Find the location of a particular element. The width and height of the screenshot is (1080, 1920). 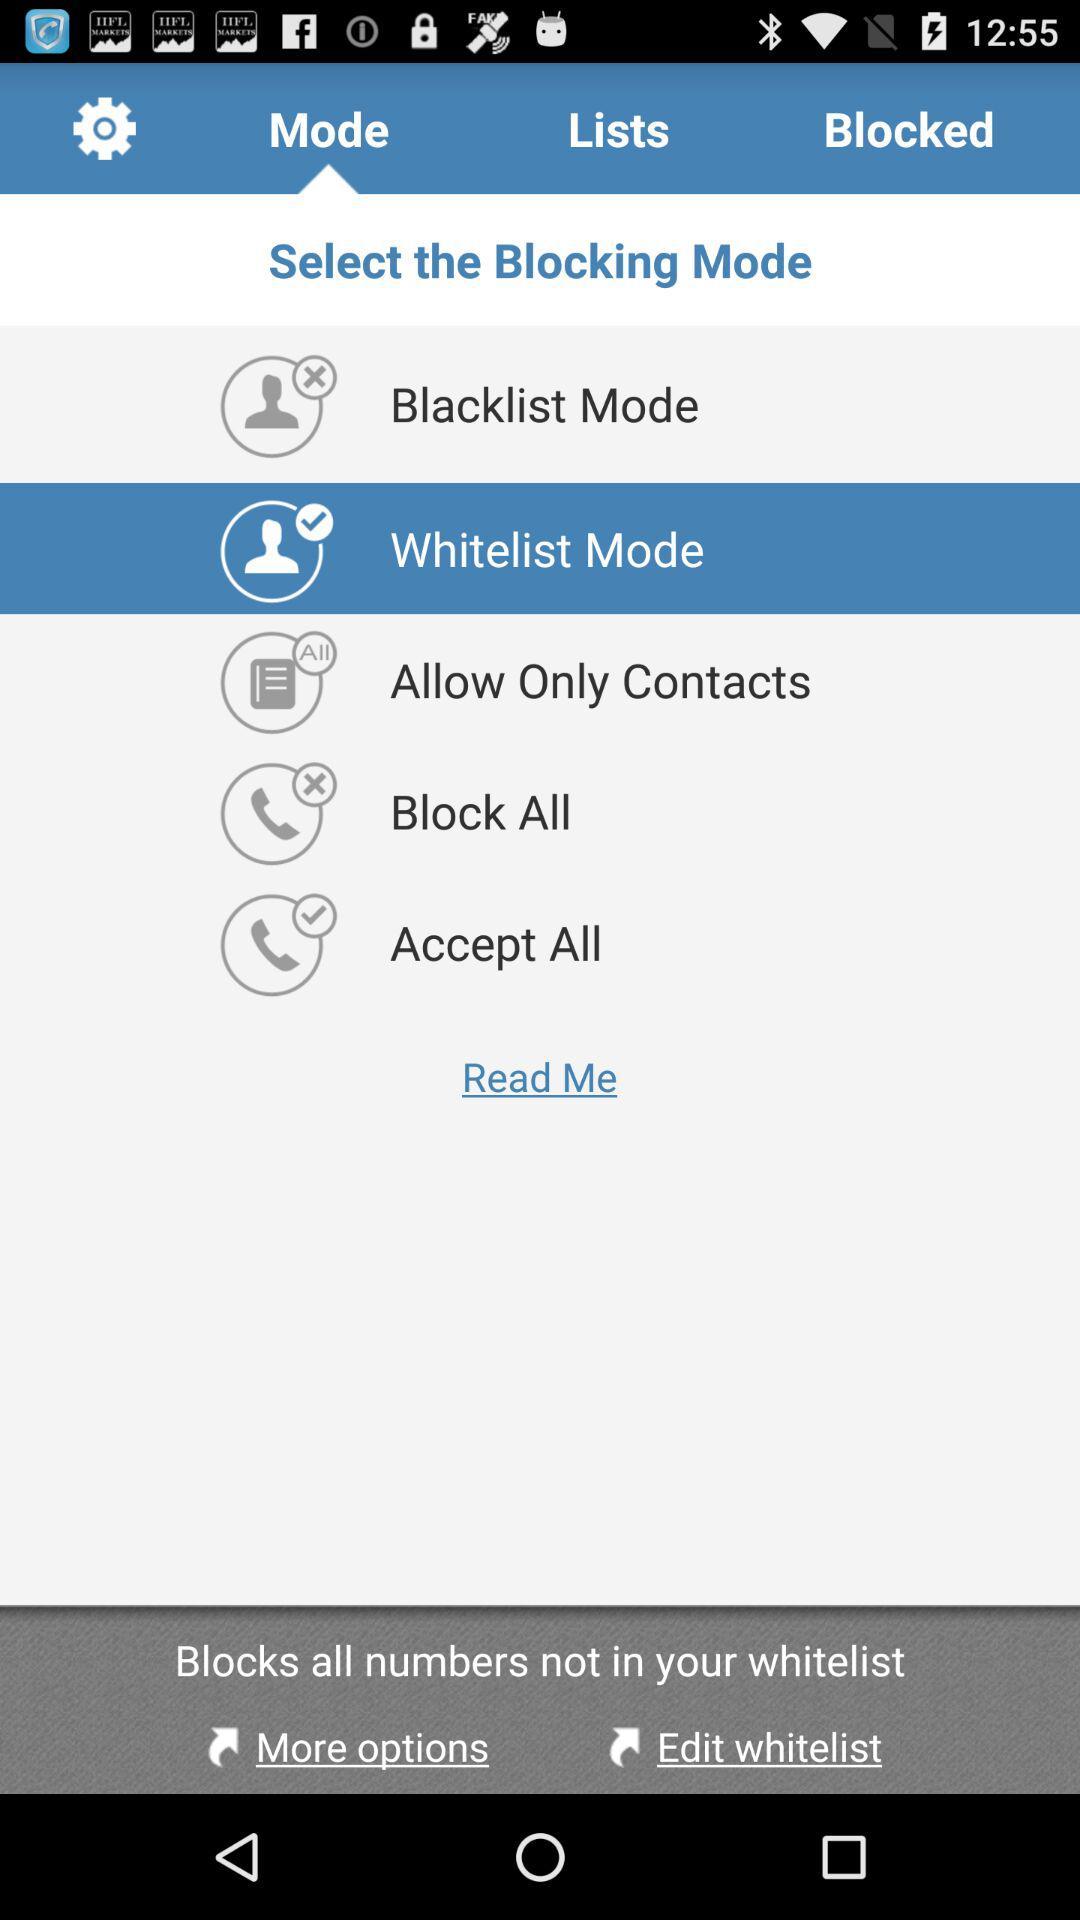

item below the blocks all numbers item is located at coordinates (740, 1745).